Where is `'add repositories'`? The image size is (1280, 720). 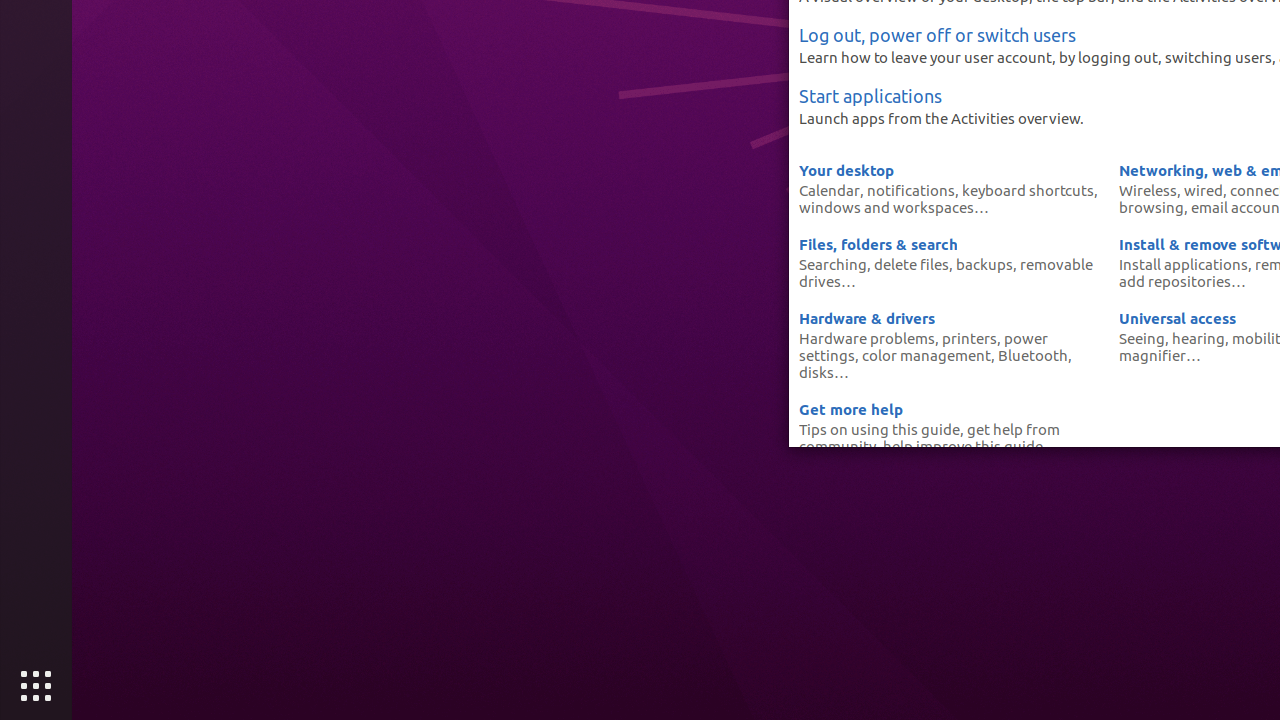
'add repositories' is located at coordinates (1175, 281).